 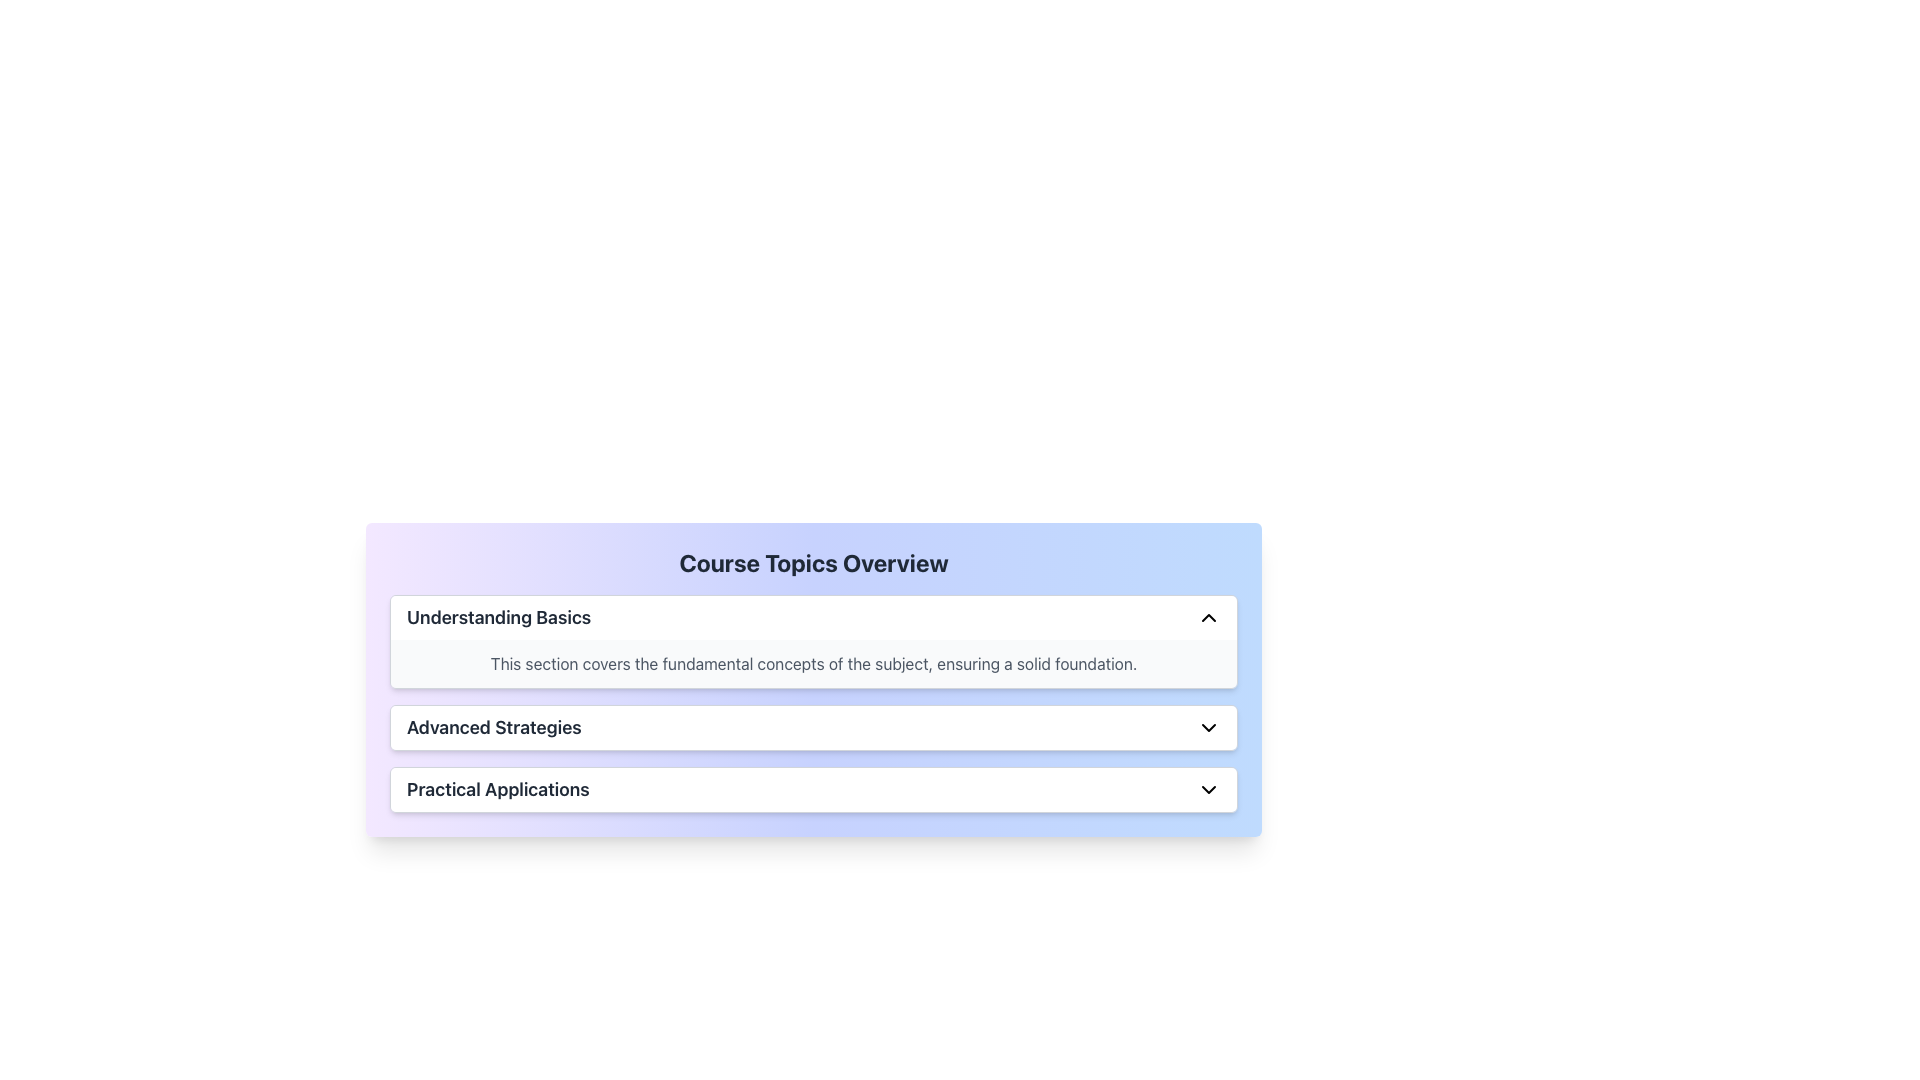 I want to click on the toggle icon for expanding or collapsing the 'Advanced Strategies' section, which is located at the far right end of the row containing the text 'Advanced Strategies', so click(x=1208, y=728).